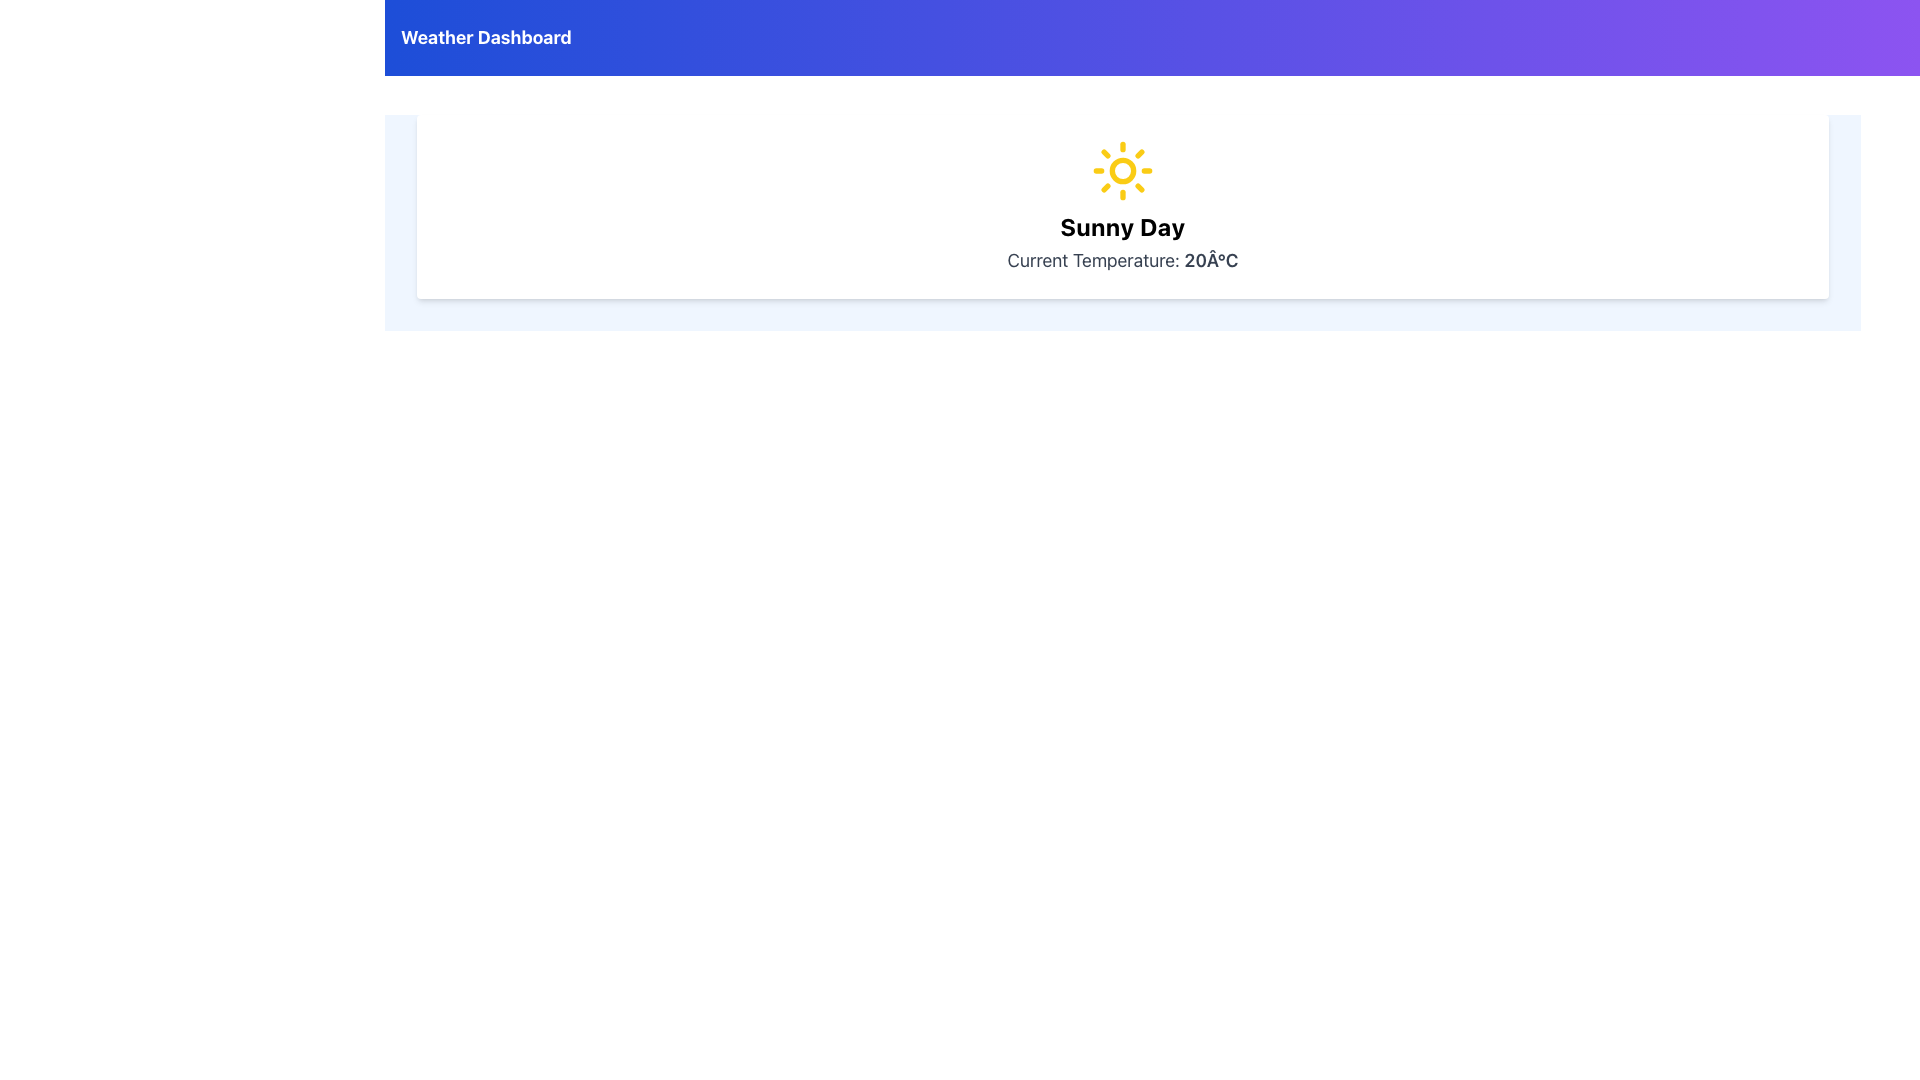 The height and width of the screenshot is (1080, 1920). Describe the element at coordinates (1123, 169) in the screenshot. I see `the sunny weather icon located above the 'Sunny Day' text in the weather dashboard` at that location.